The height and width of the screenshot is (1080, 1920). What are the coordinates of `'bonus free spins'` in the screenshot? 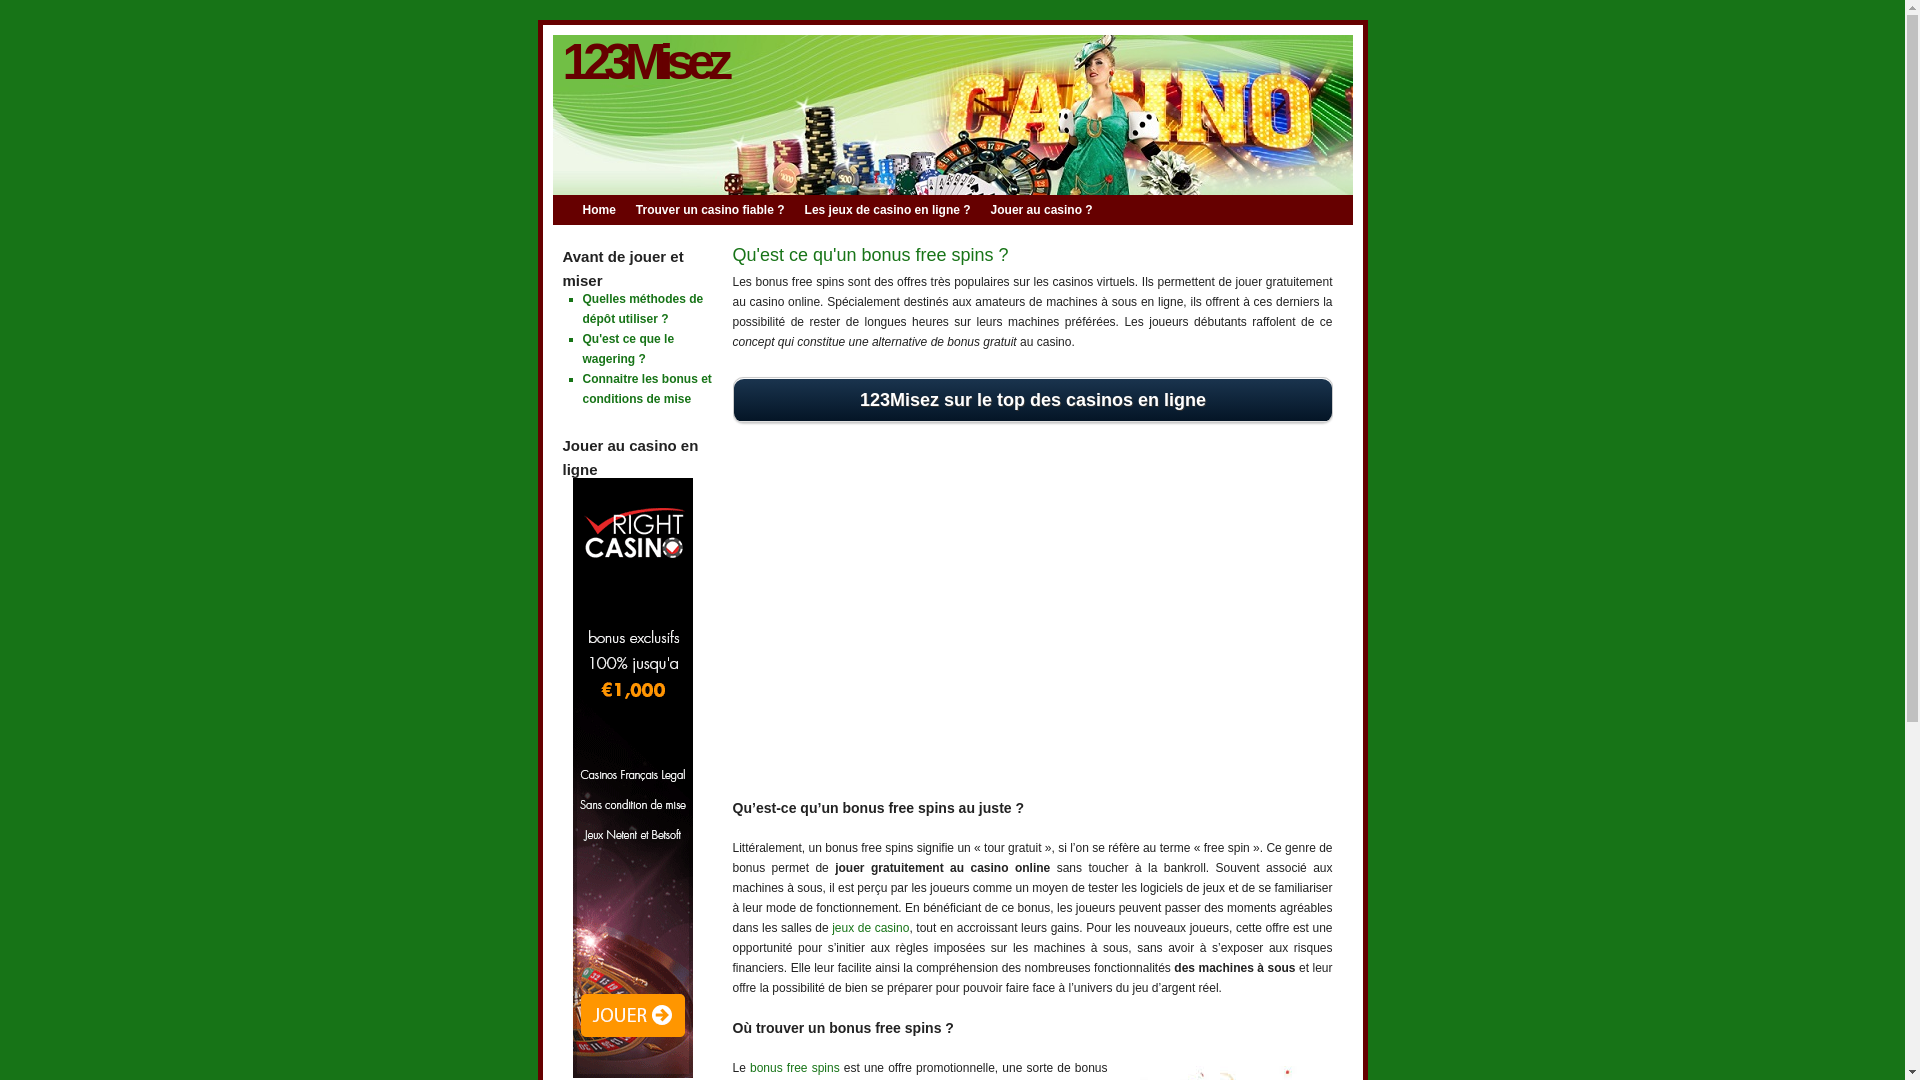 It's located at (794, 1067).